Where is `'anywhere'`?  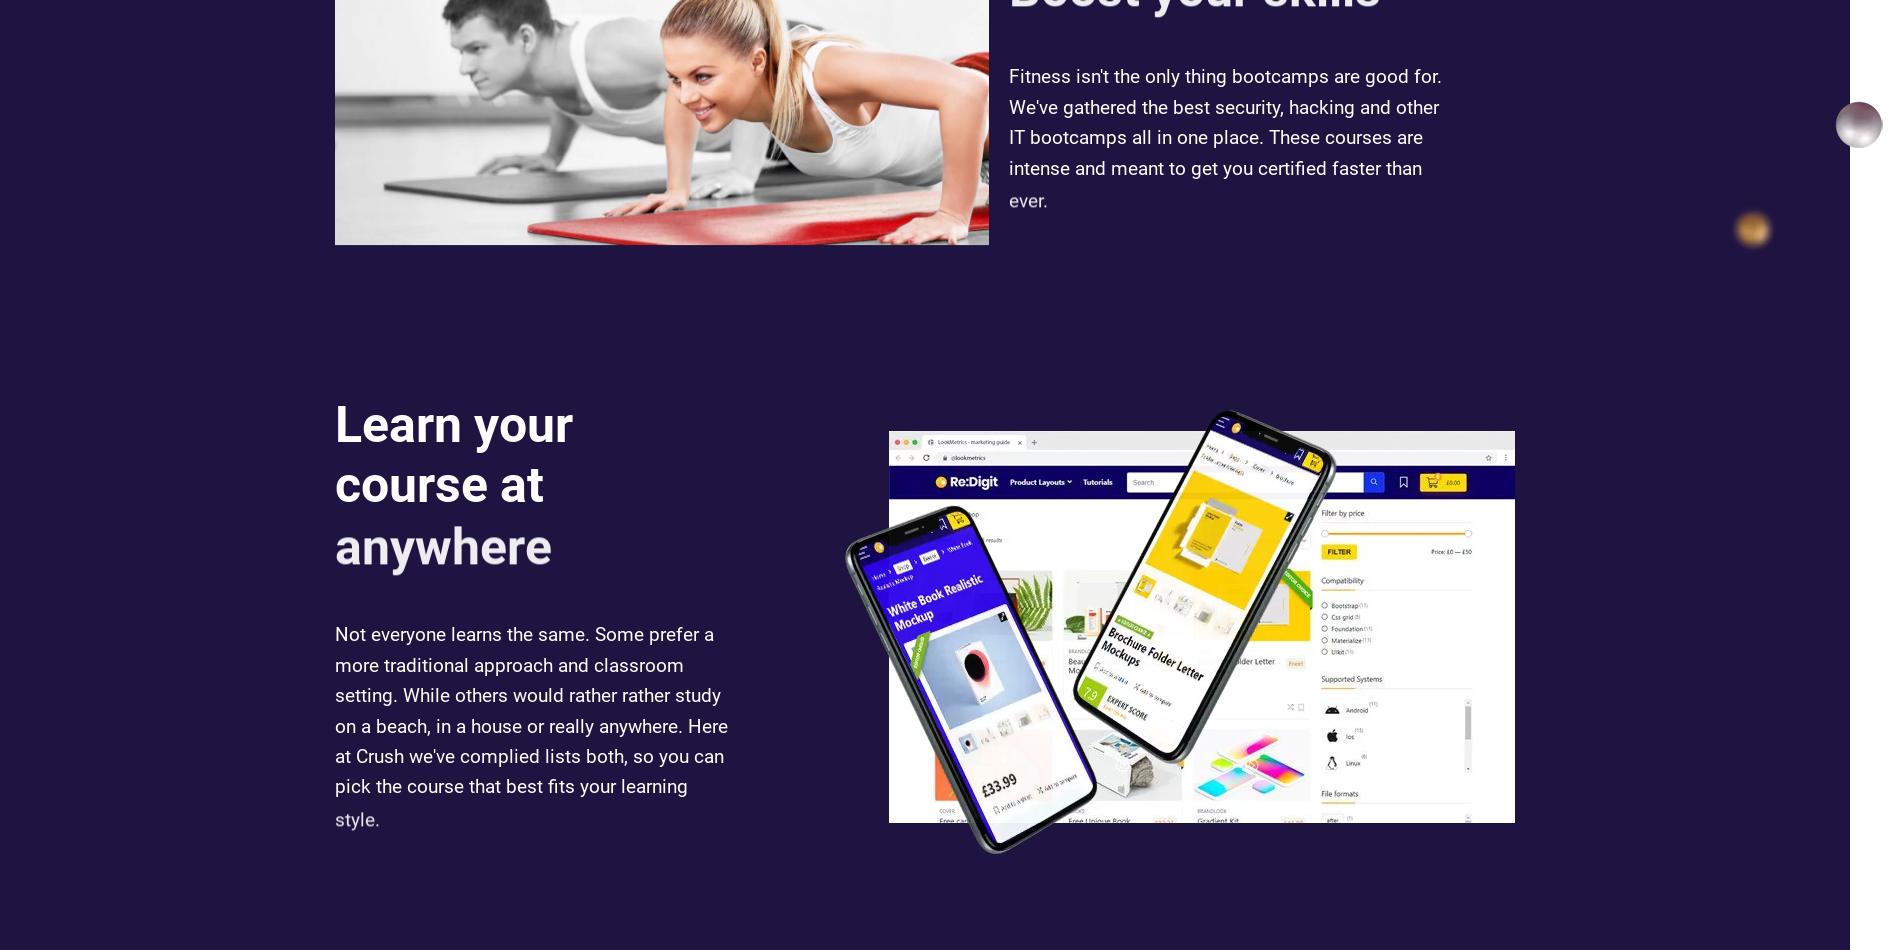 'anywhere' is located at coordinates (443, 575).